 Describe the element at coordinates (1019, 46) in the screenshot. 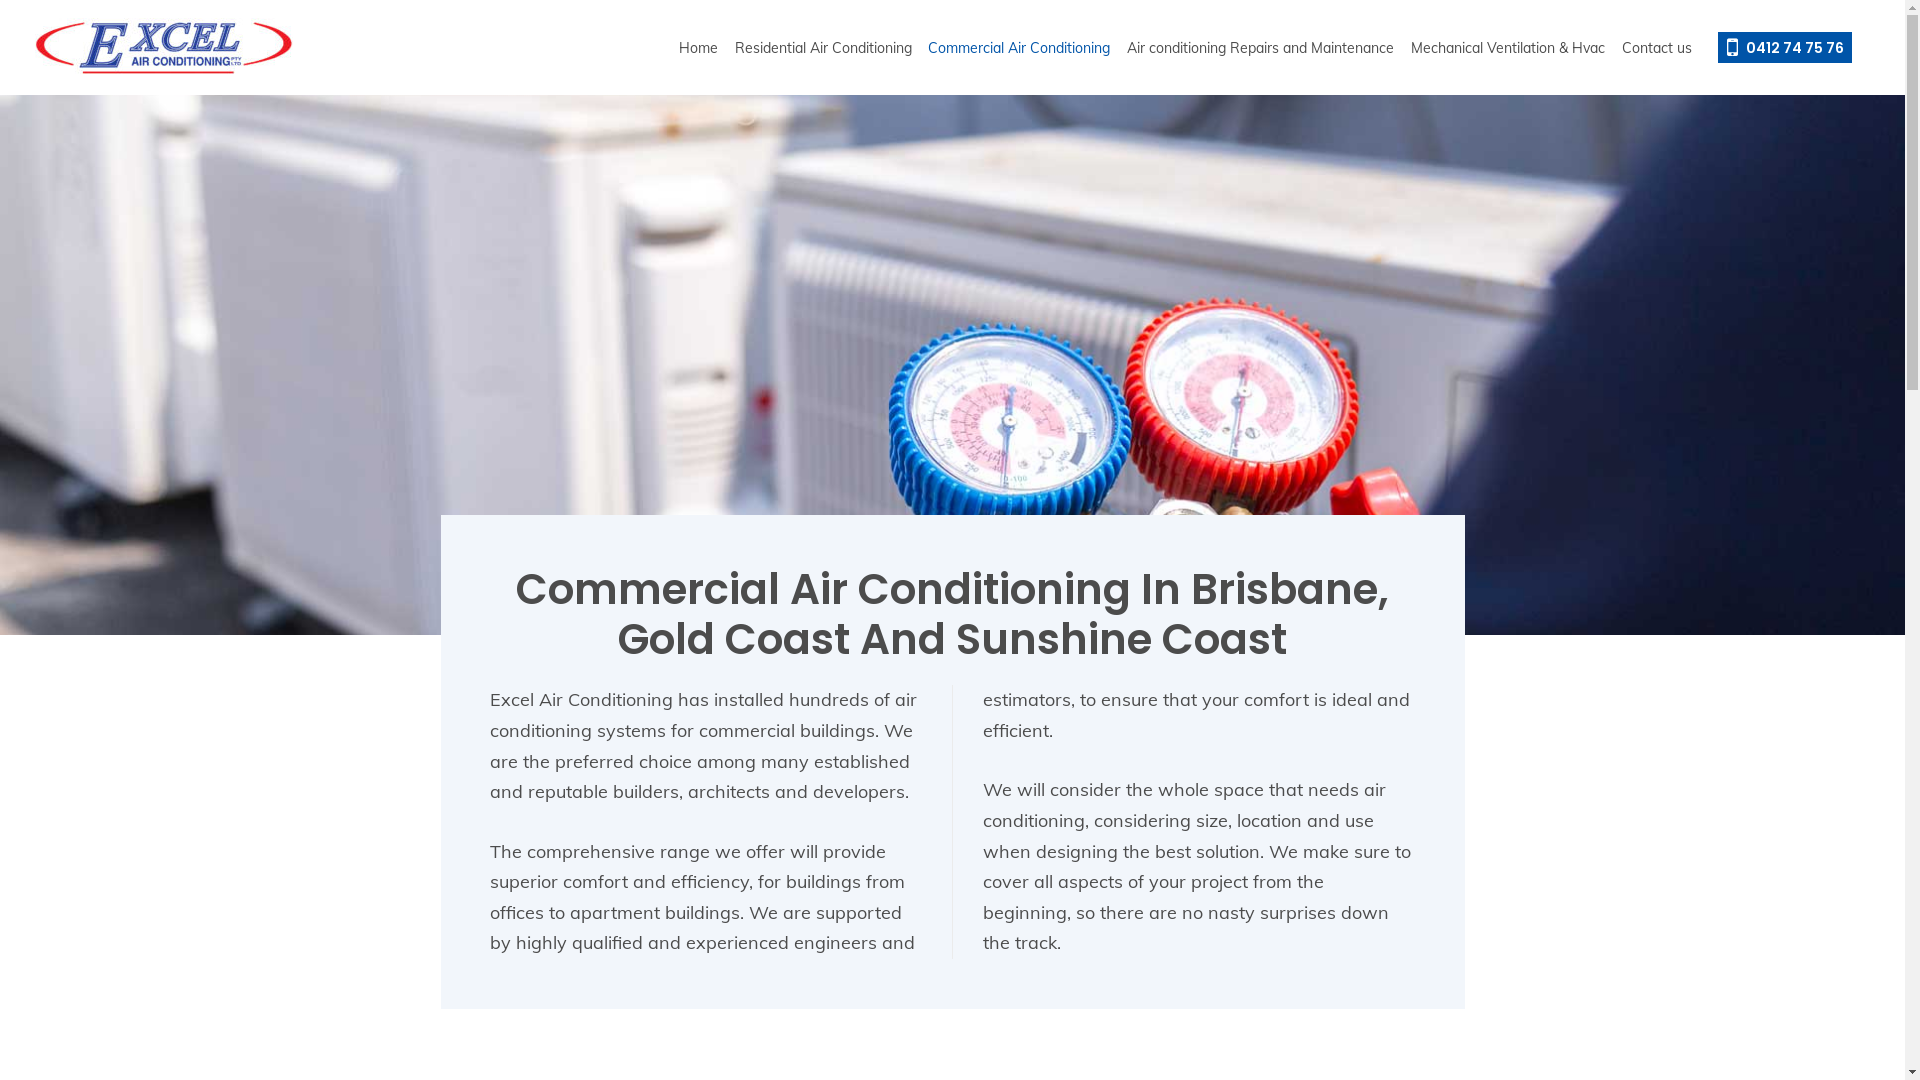

I see `'Commercial Air Conditioning'` at that location.